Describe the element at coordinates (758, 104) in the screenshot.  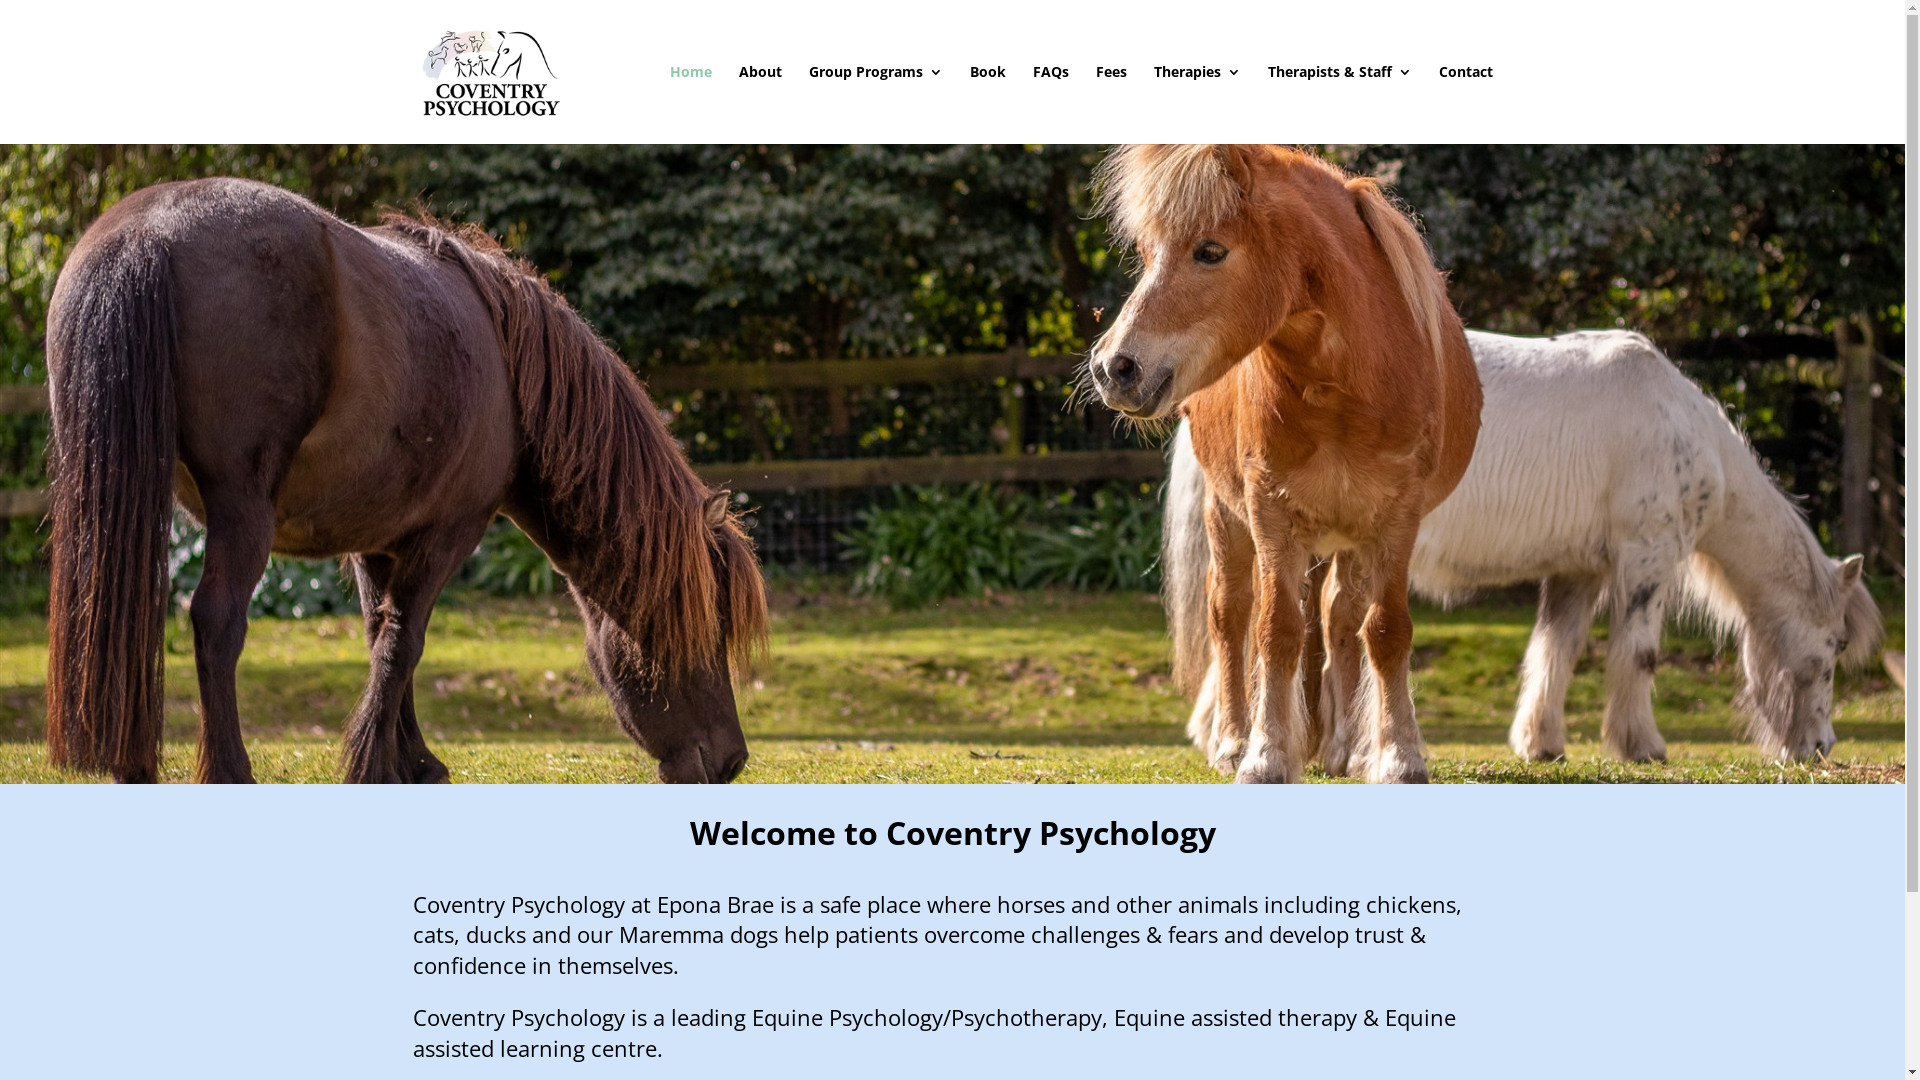
I see `'About'` at that location.